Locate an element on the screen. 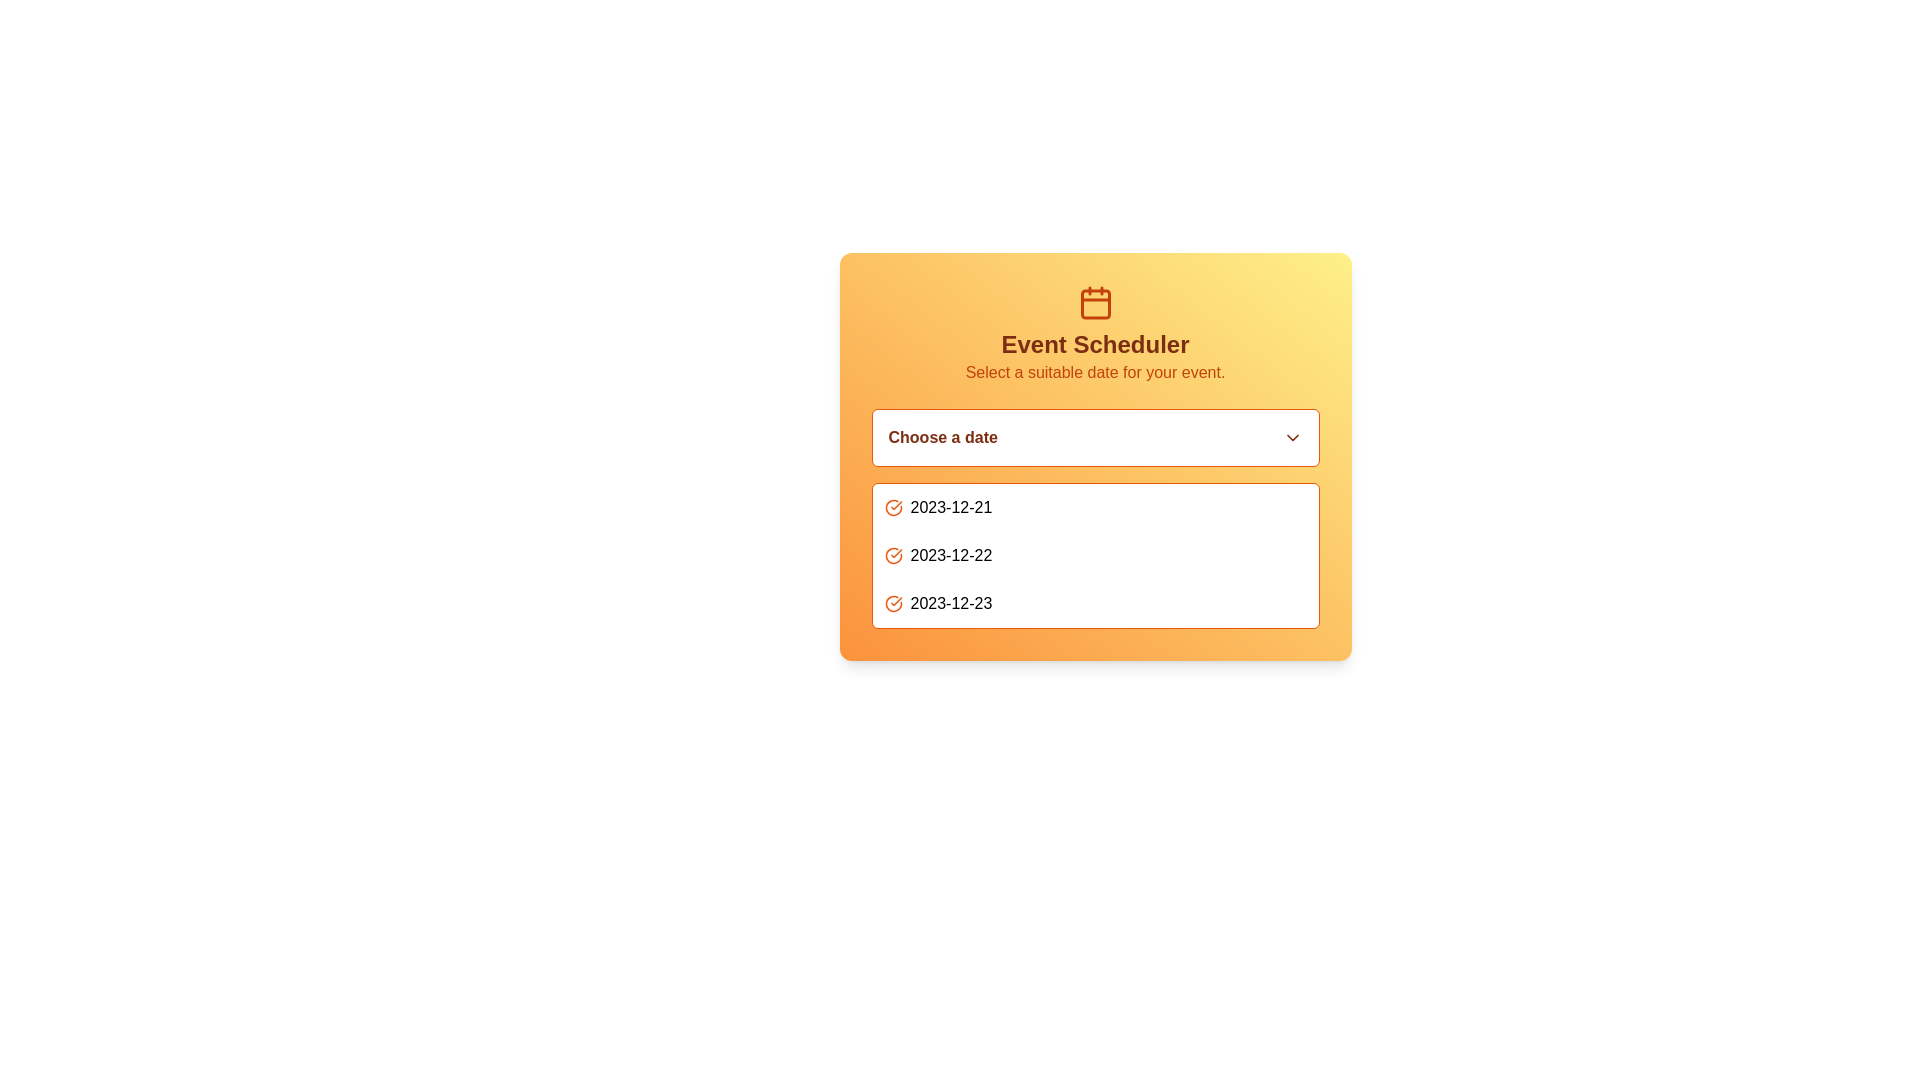 The width and height of the screenshot is (1920, 1080). the dropdown menu labeled 'Choose a date' with an orange border is located at coordinates (1094, 437).